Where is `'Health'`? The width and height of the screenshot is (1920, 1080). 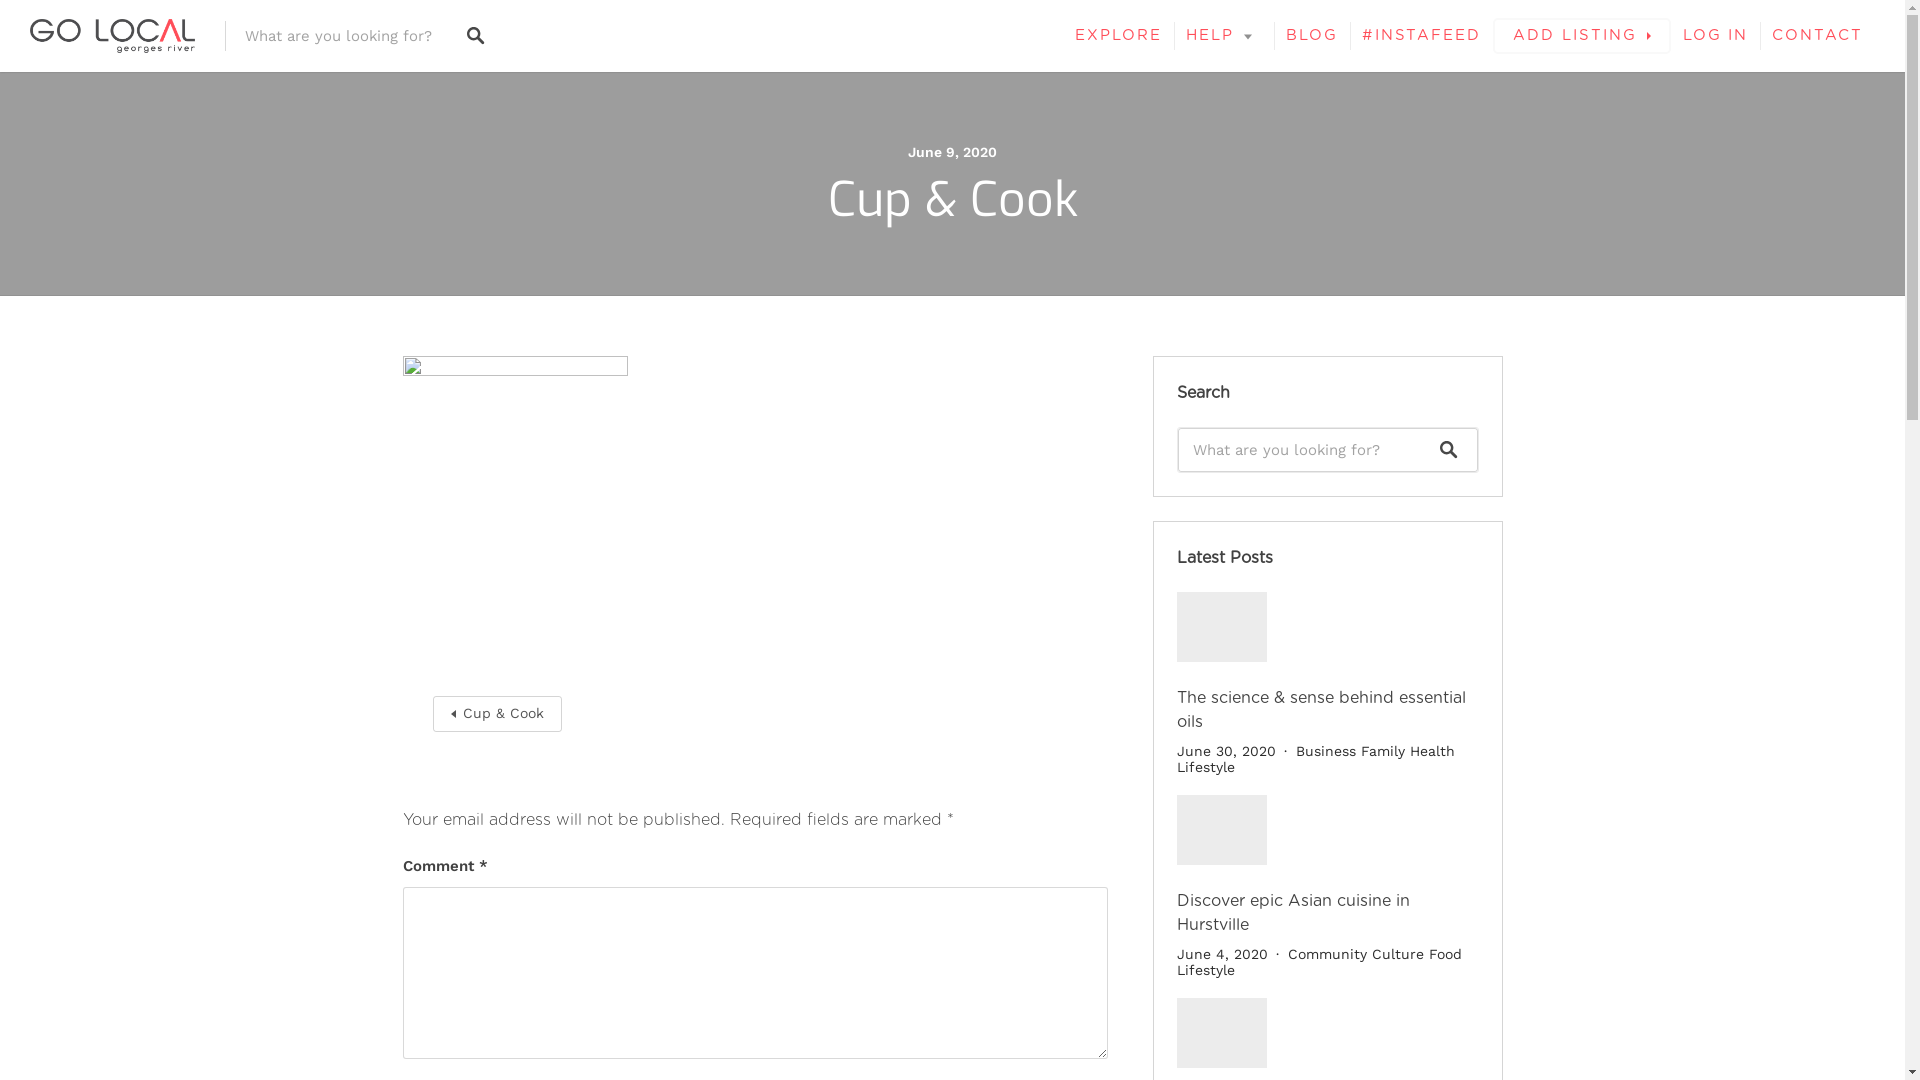 'Health' is located at coordinates (1409, 751).